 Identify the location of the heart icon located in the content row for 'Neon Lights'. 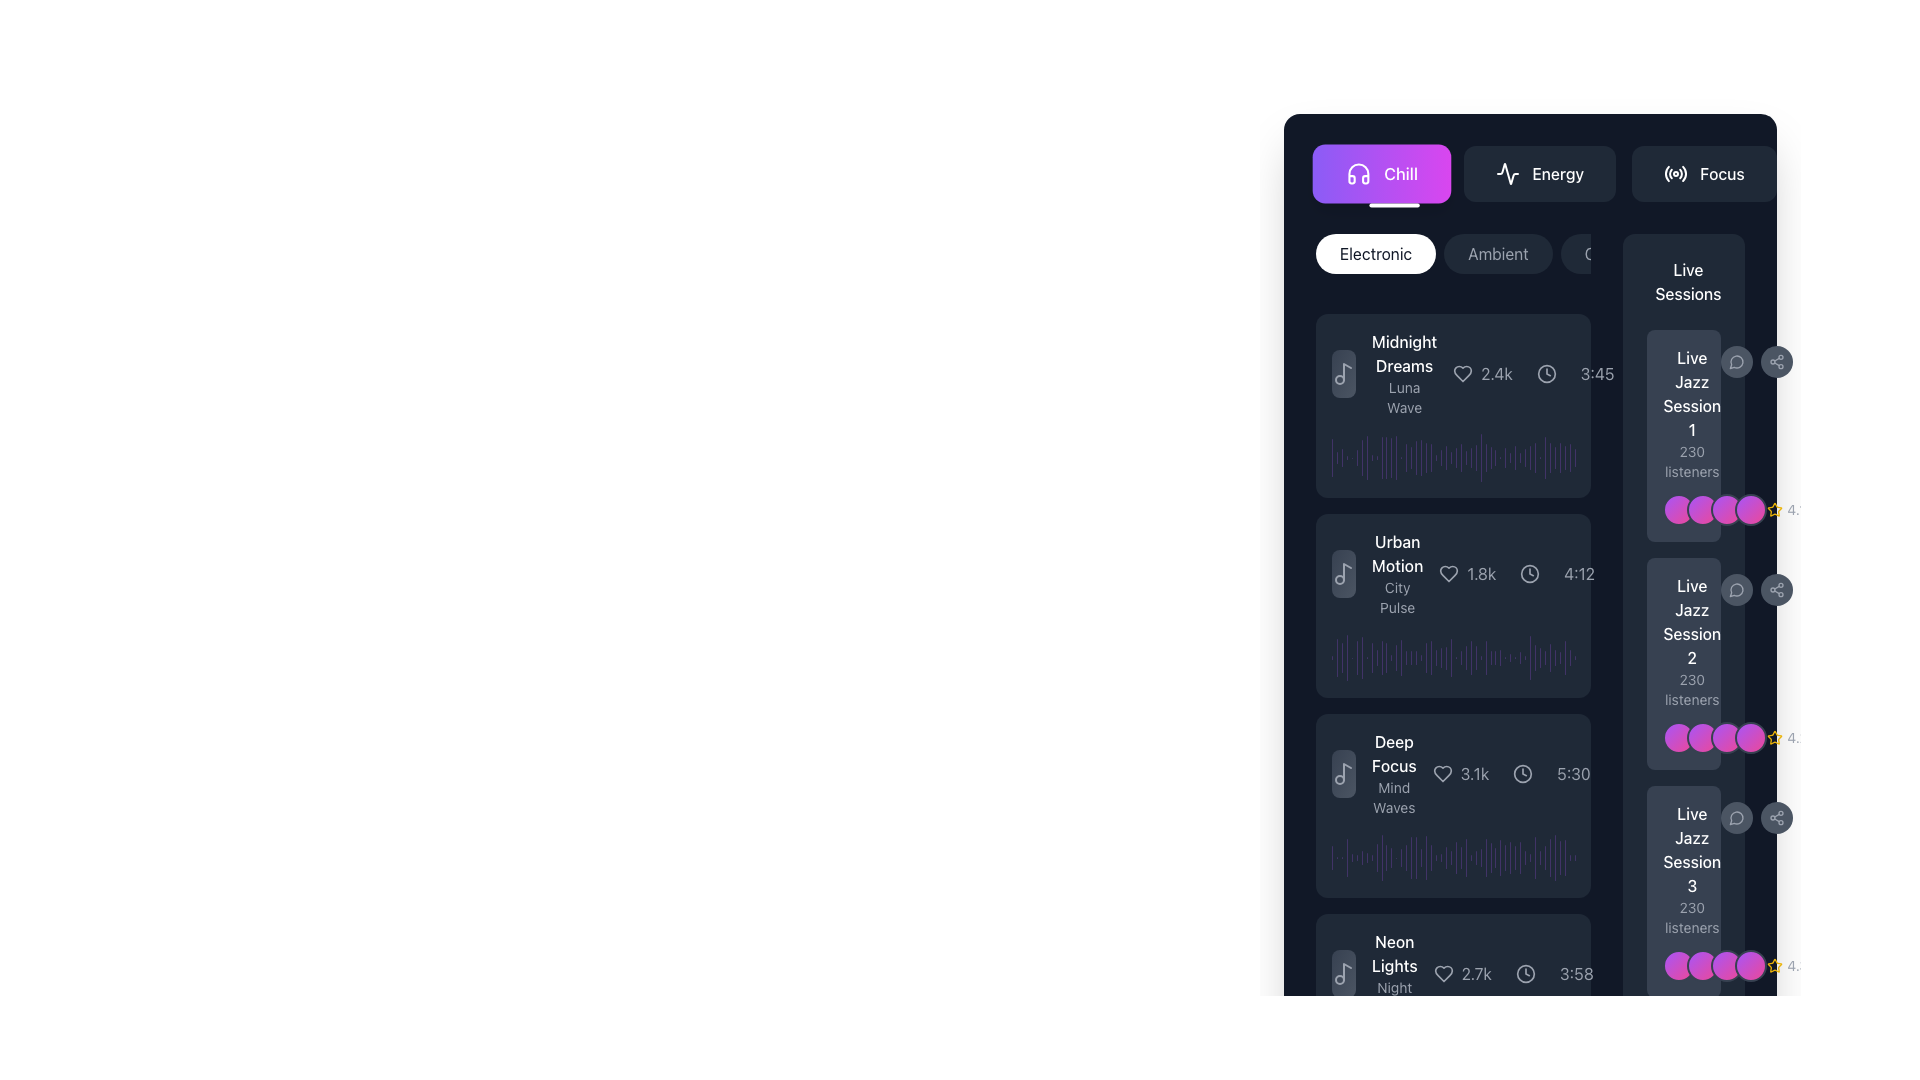
(1443, 973).